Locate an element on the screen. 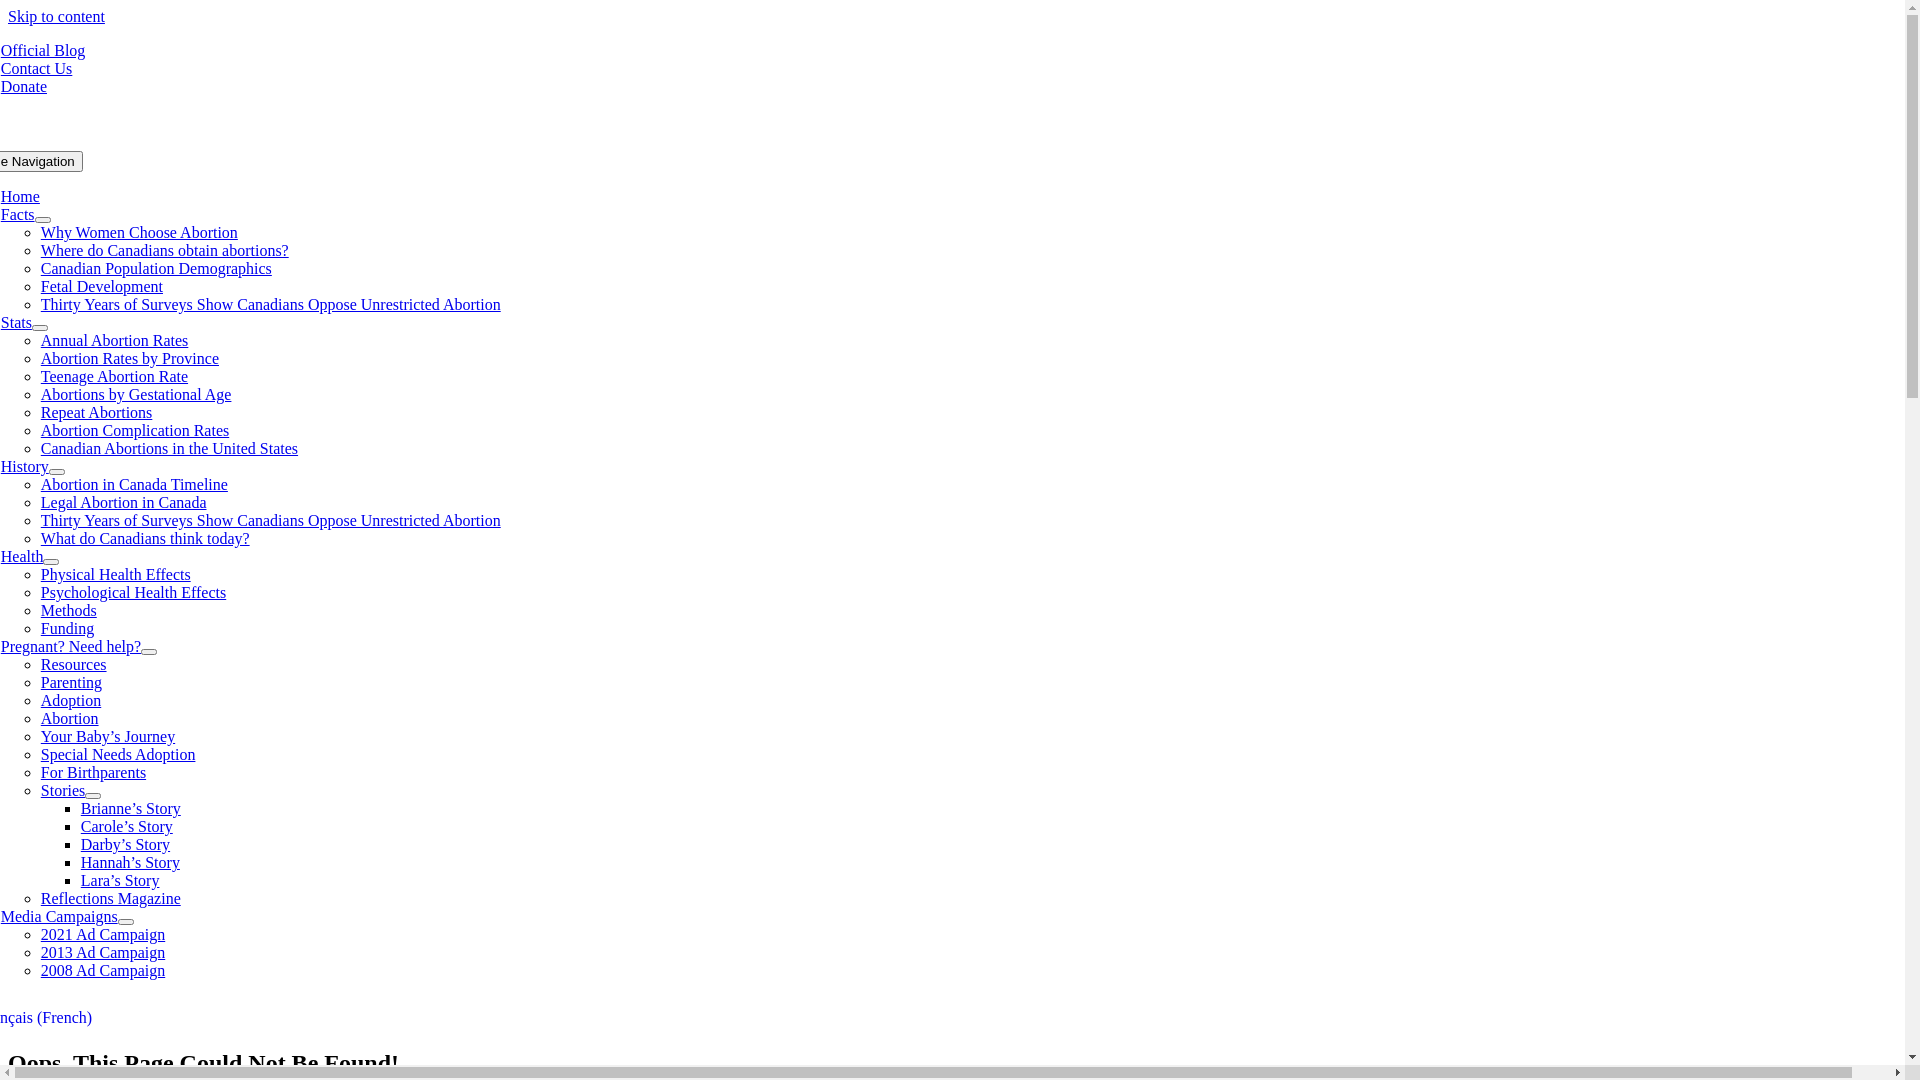 Image resolution: width=1920 pixels, height=1080 pixels. 'Annual Abortion Rates' is located at coordinates (114, 339).